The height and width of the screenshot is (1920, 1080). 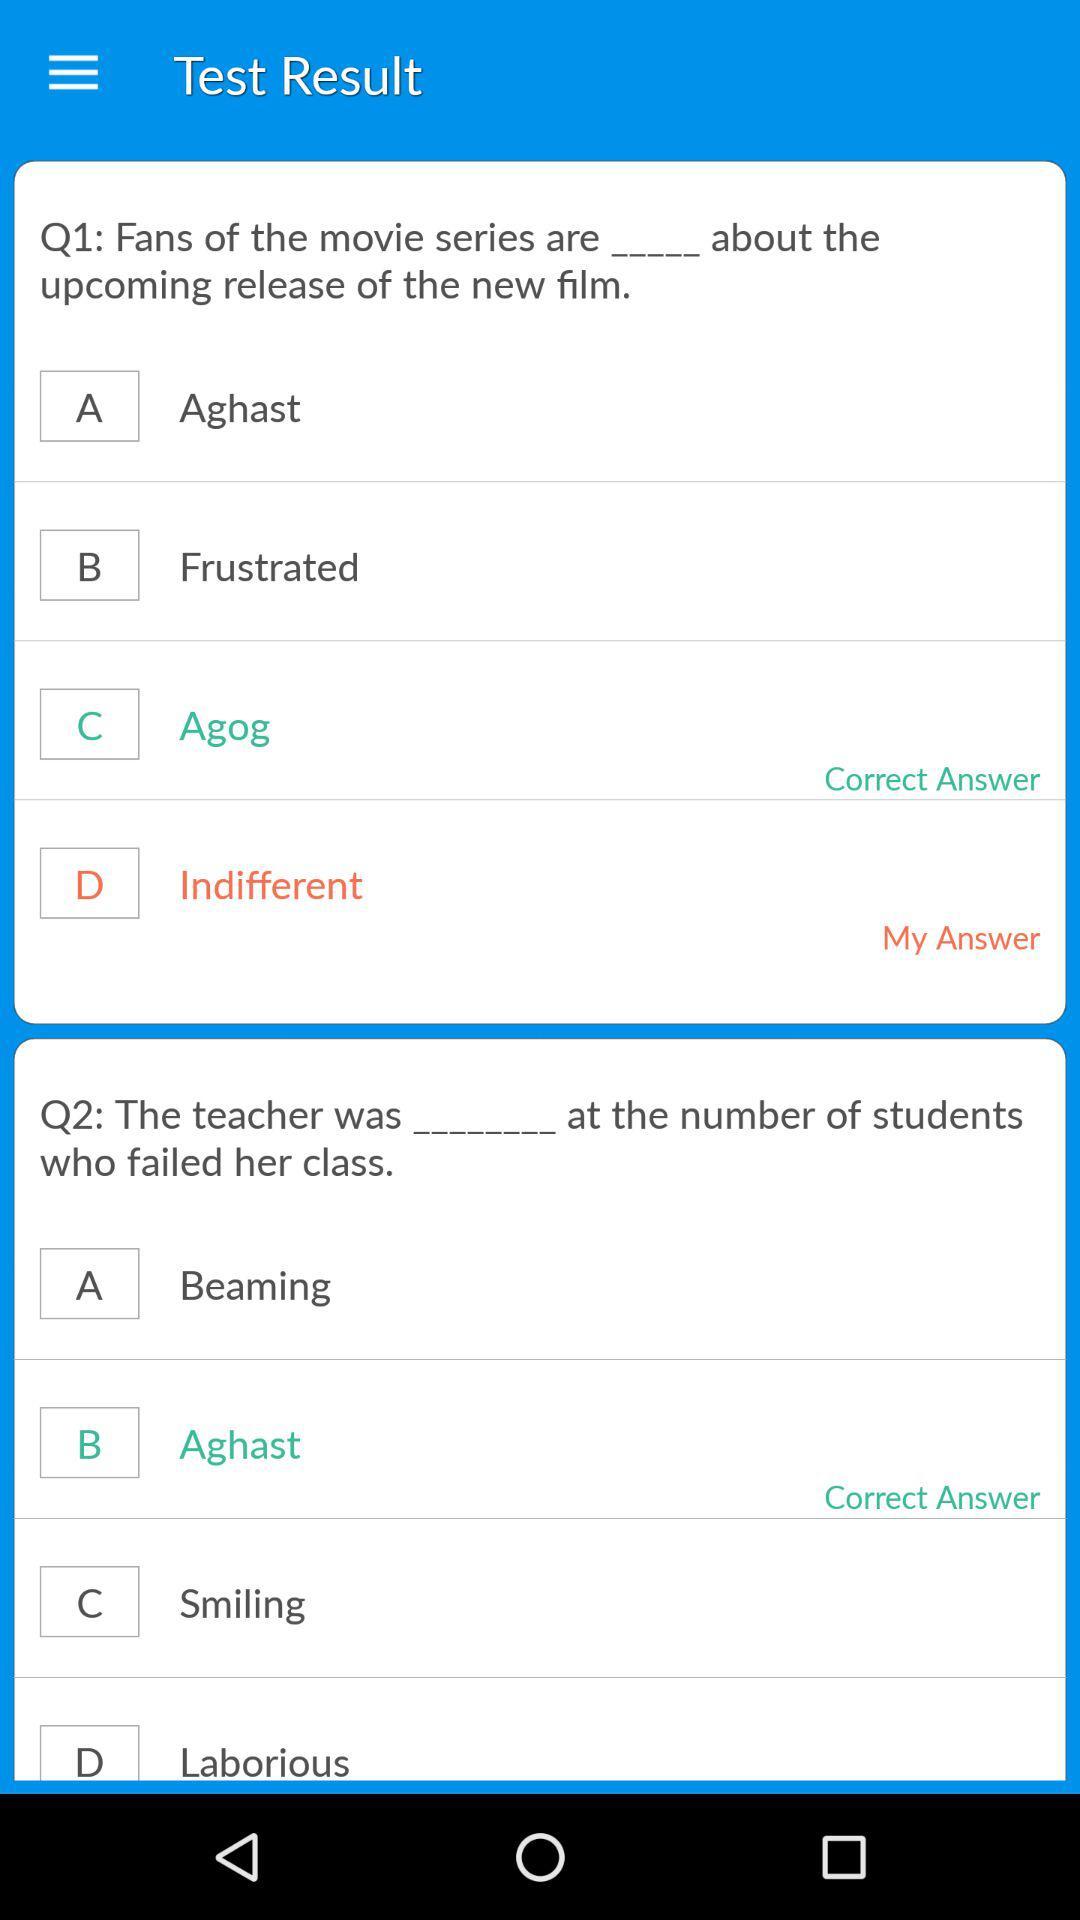 I want to click on the frustrated icon, so click(x=413, y=564).